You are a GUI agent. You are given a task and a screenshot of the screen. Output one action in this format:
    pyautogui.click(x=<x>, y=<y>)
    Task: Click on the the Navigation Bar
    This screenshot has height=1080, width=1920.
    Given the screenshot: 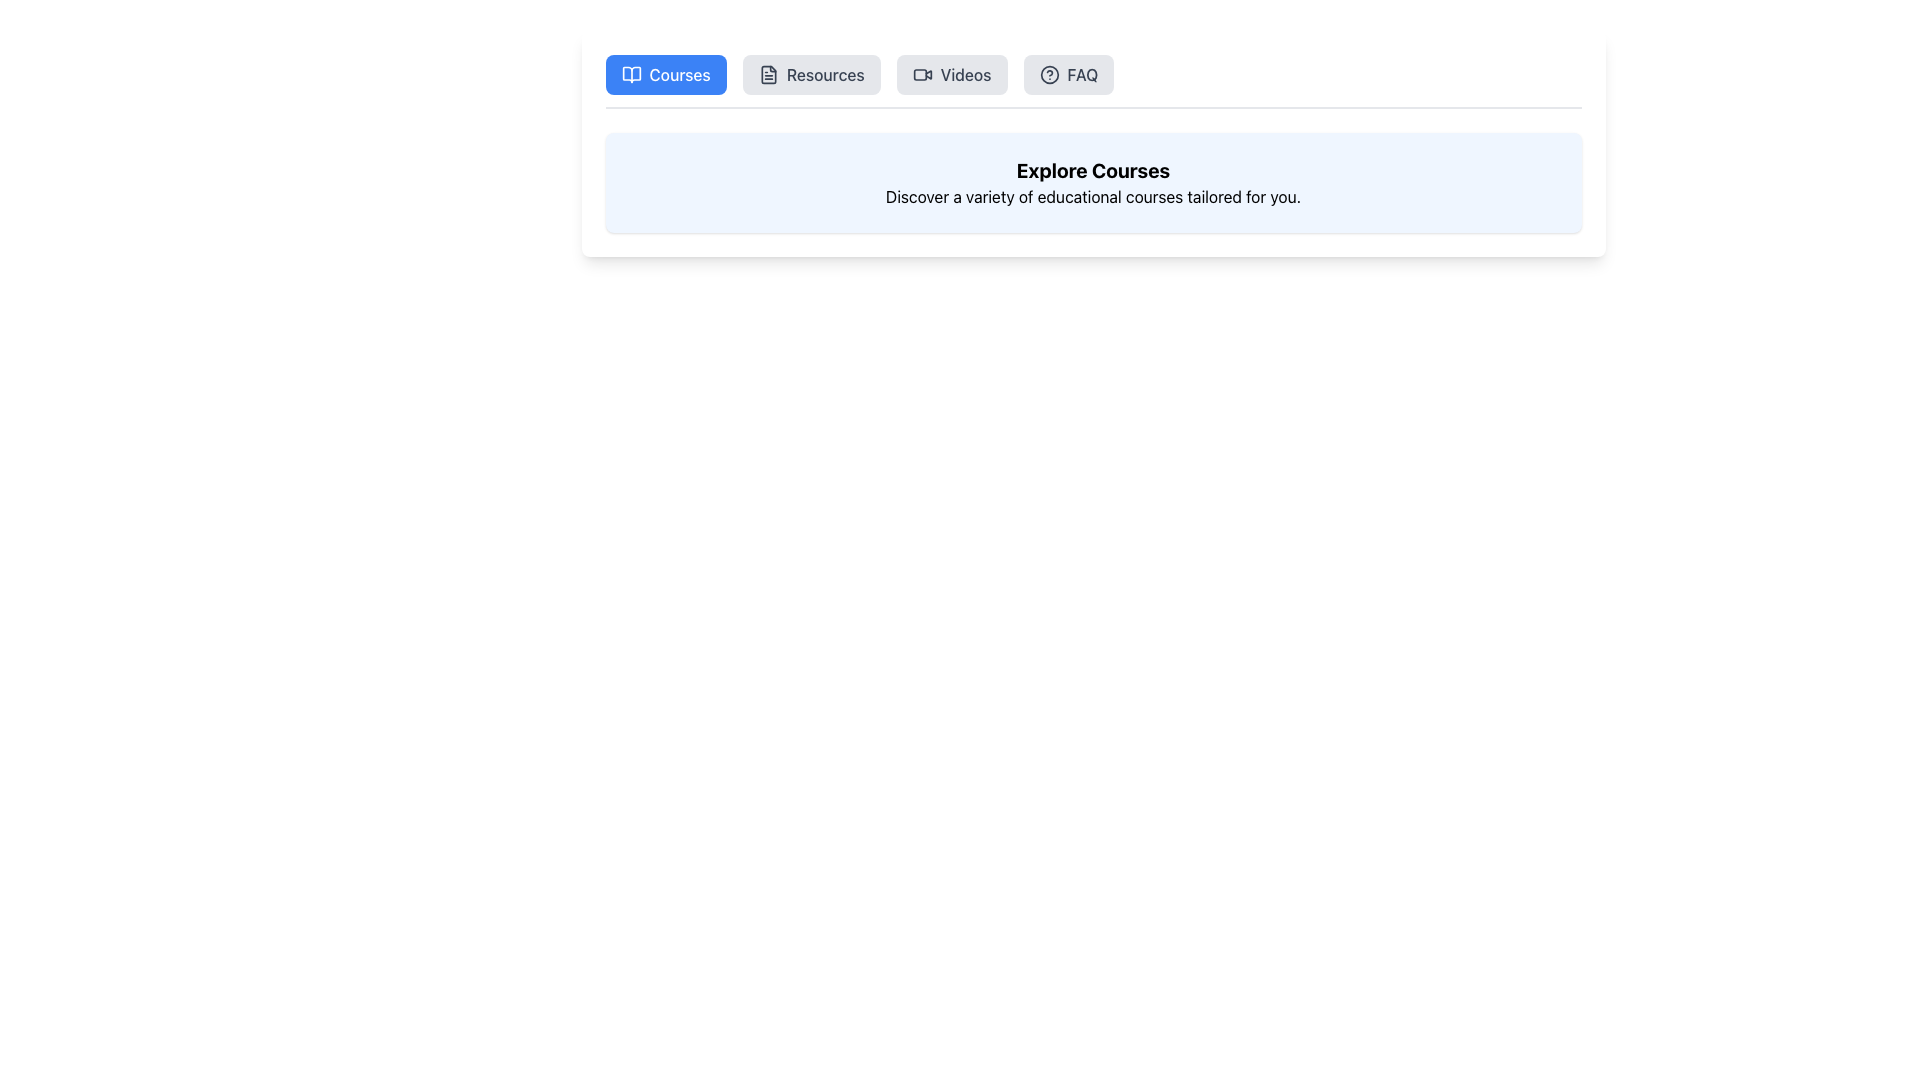 What is the action you would take?
    pyautogui.click(x=1092, y=80)
    